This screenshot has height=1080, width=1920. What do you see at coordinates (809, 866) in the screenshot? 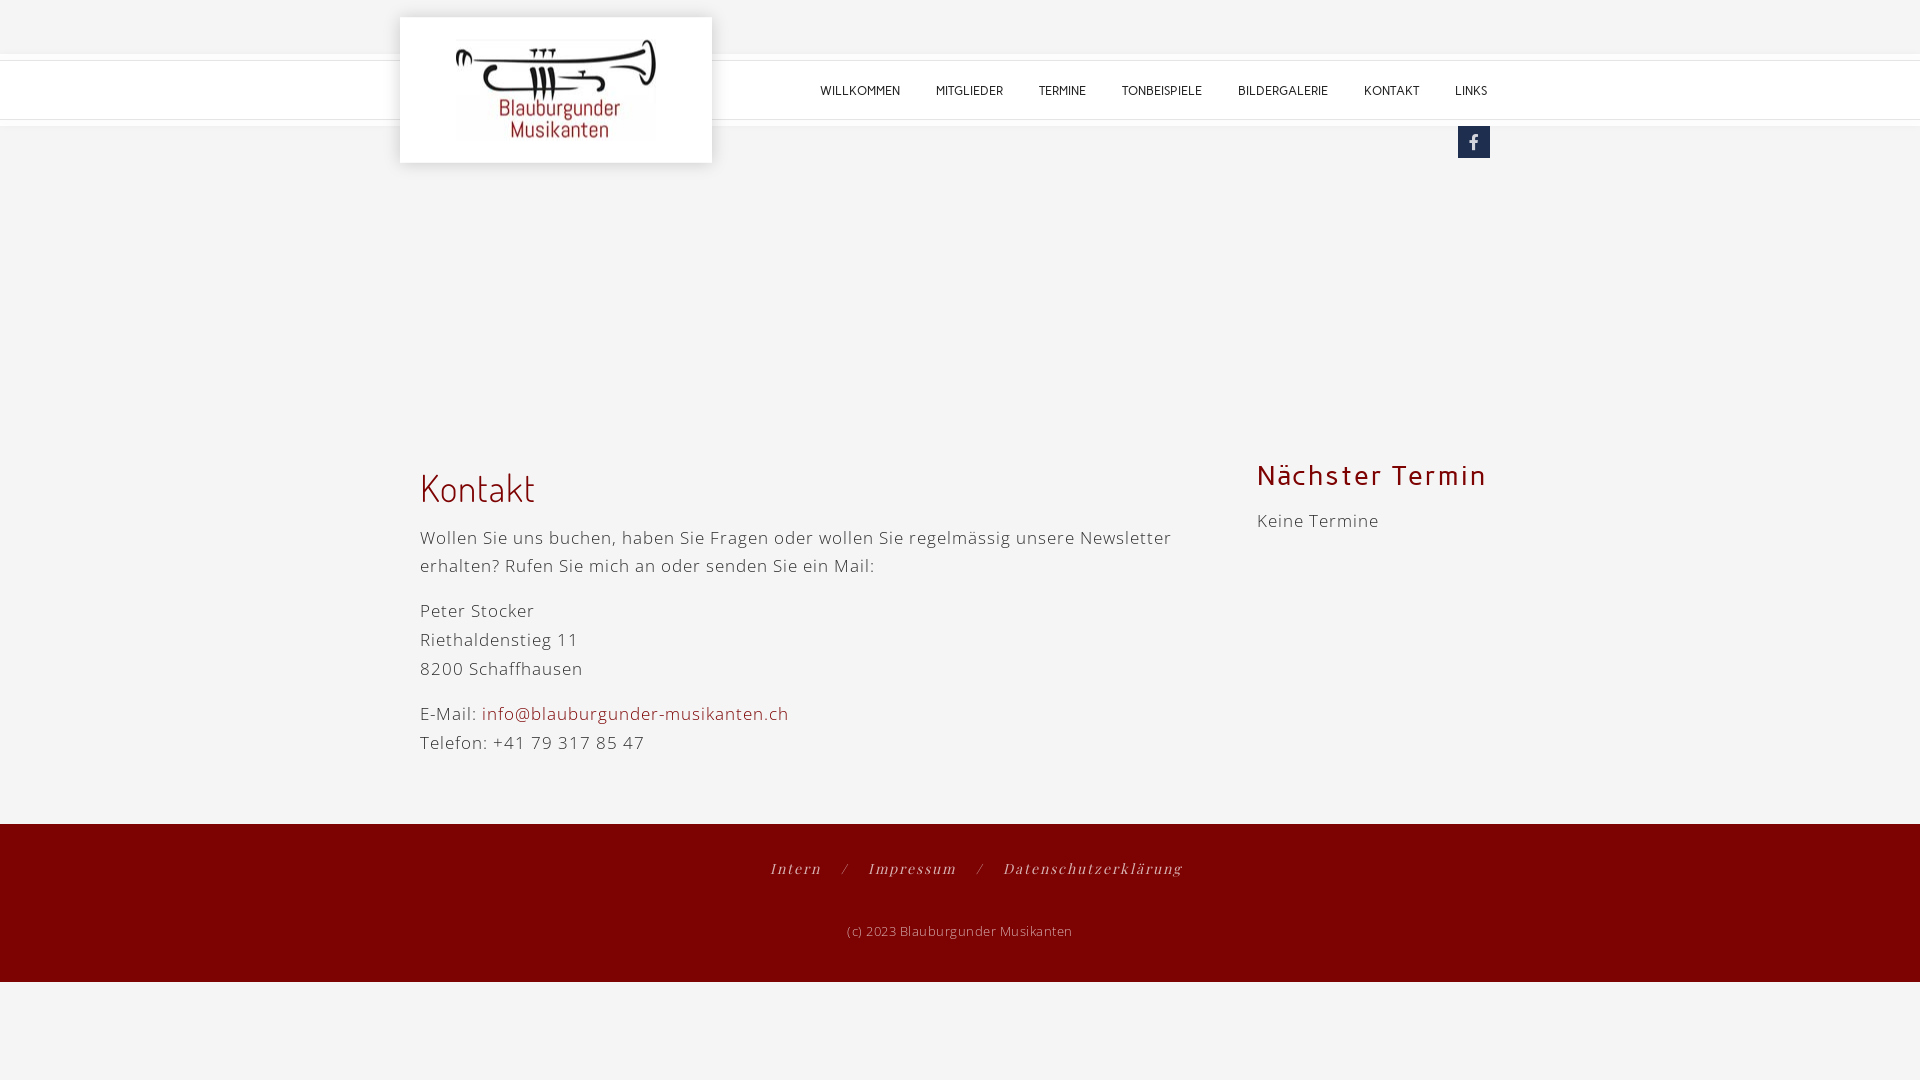
I see `'Intern'` at bounding box center [809, 866].